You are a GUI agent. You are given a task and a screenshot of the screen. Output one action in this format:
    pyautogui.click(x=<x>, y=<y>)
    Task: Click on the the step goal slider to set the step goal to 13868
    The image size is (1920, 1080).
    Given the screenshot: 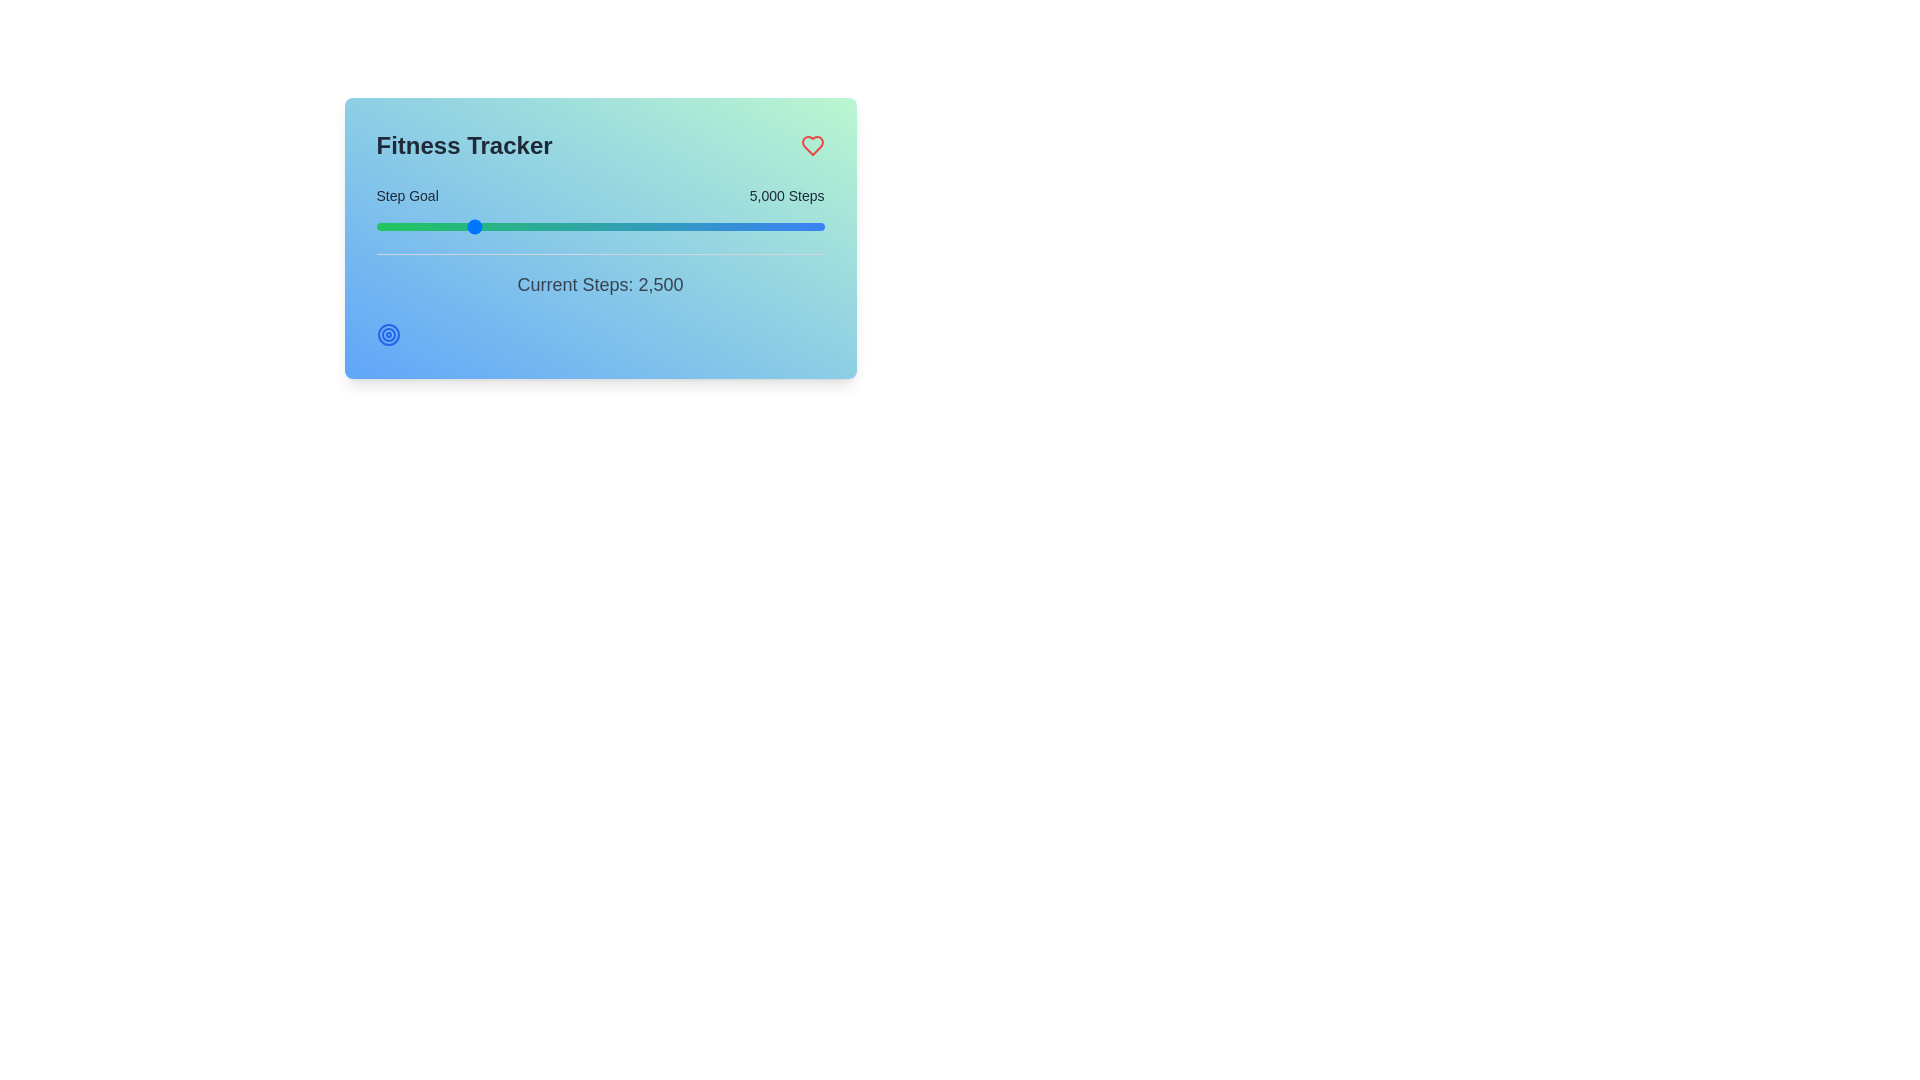 What is the action you would take?
    pyautogui.click(x=679, y=226)
    